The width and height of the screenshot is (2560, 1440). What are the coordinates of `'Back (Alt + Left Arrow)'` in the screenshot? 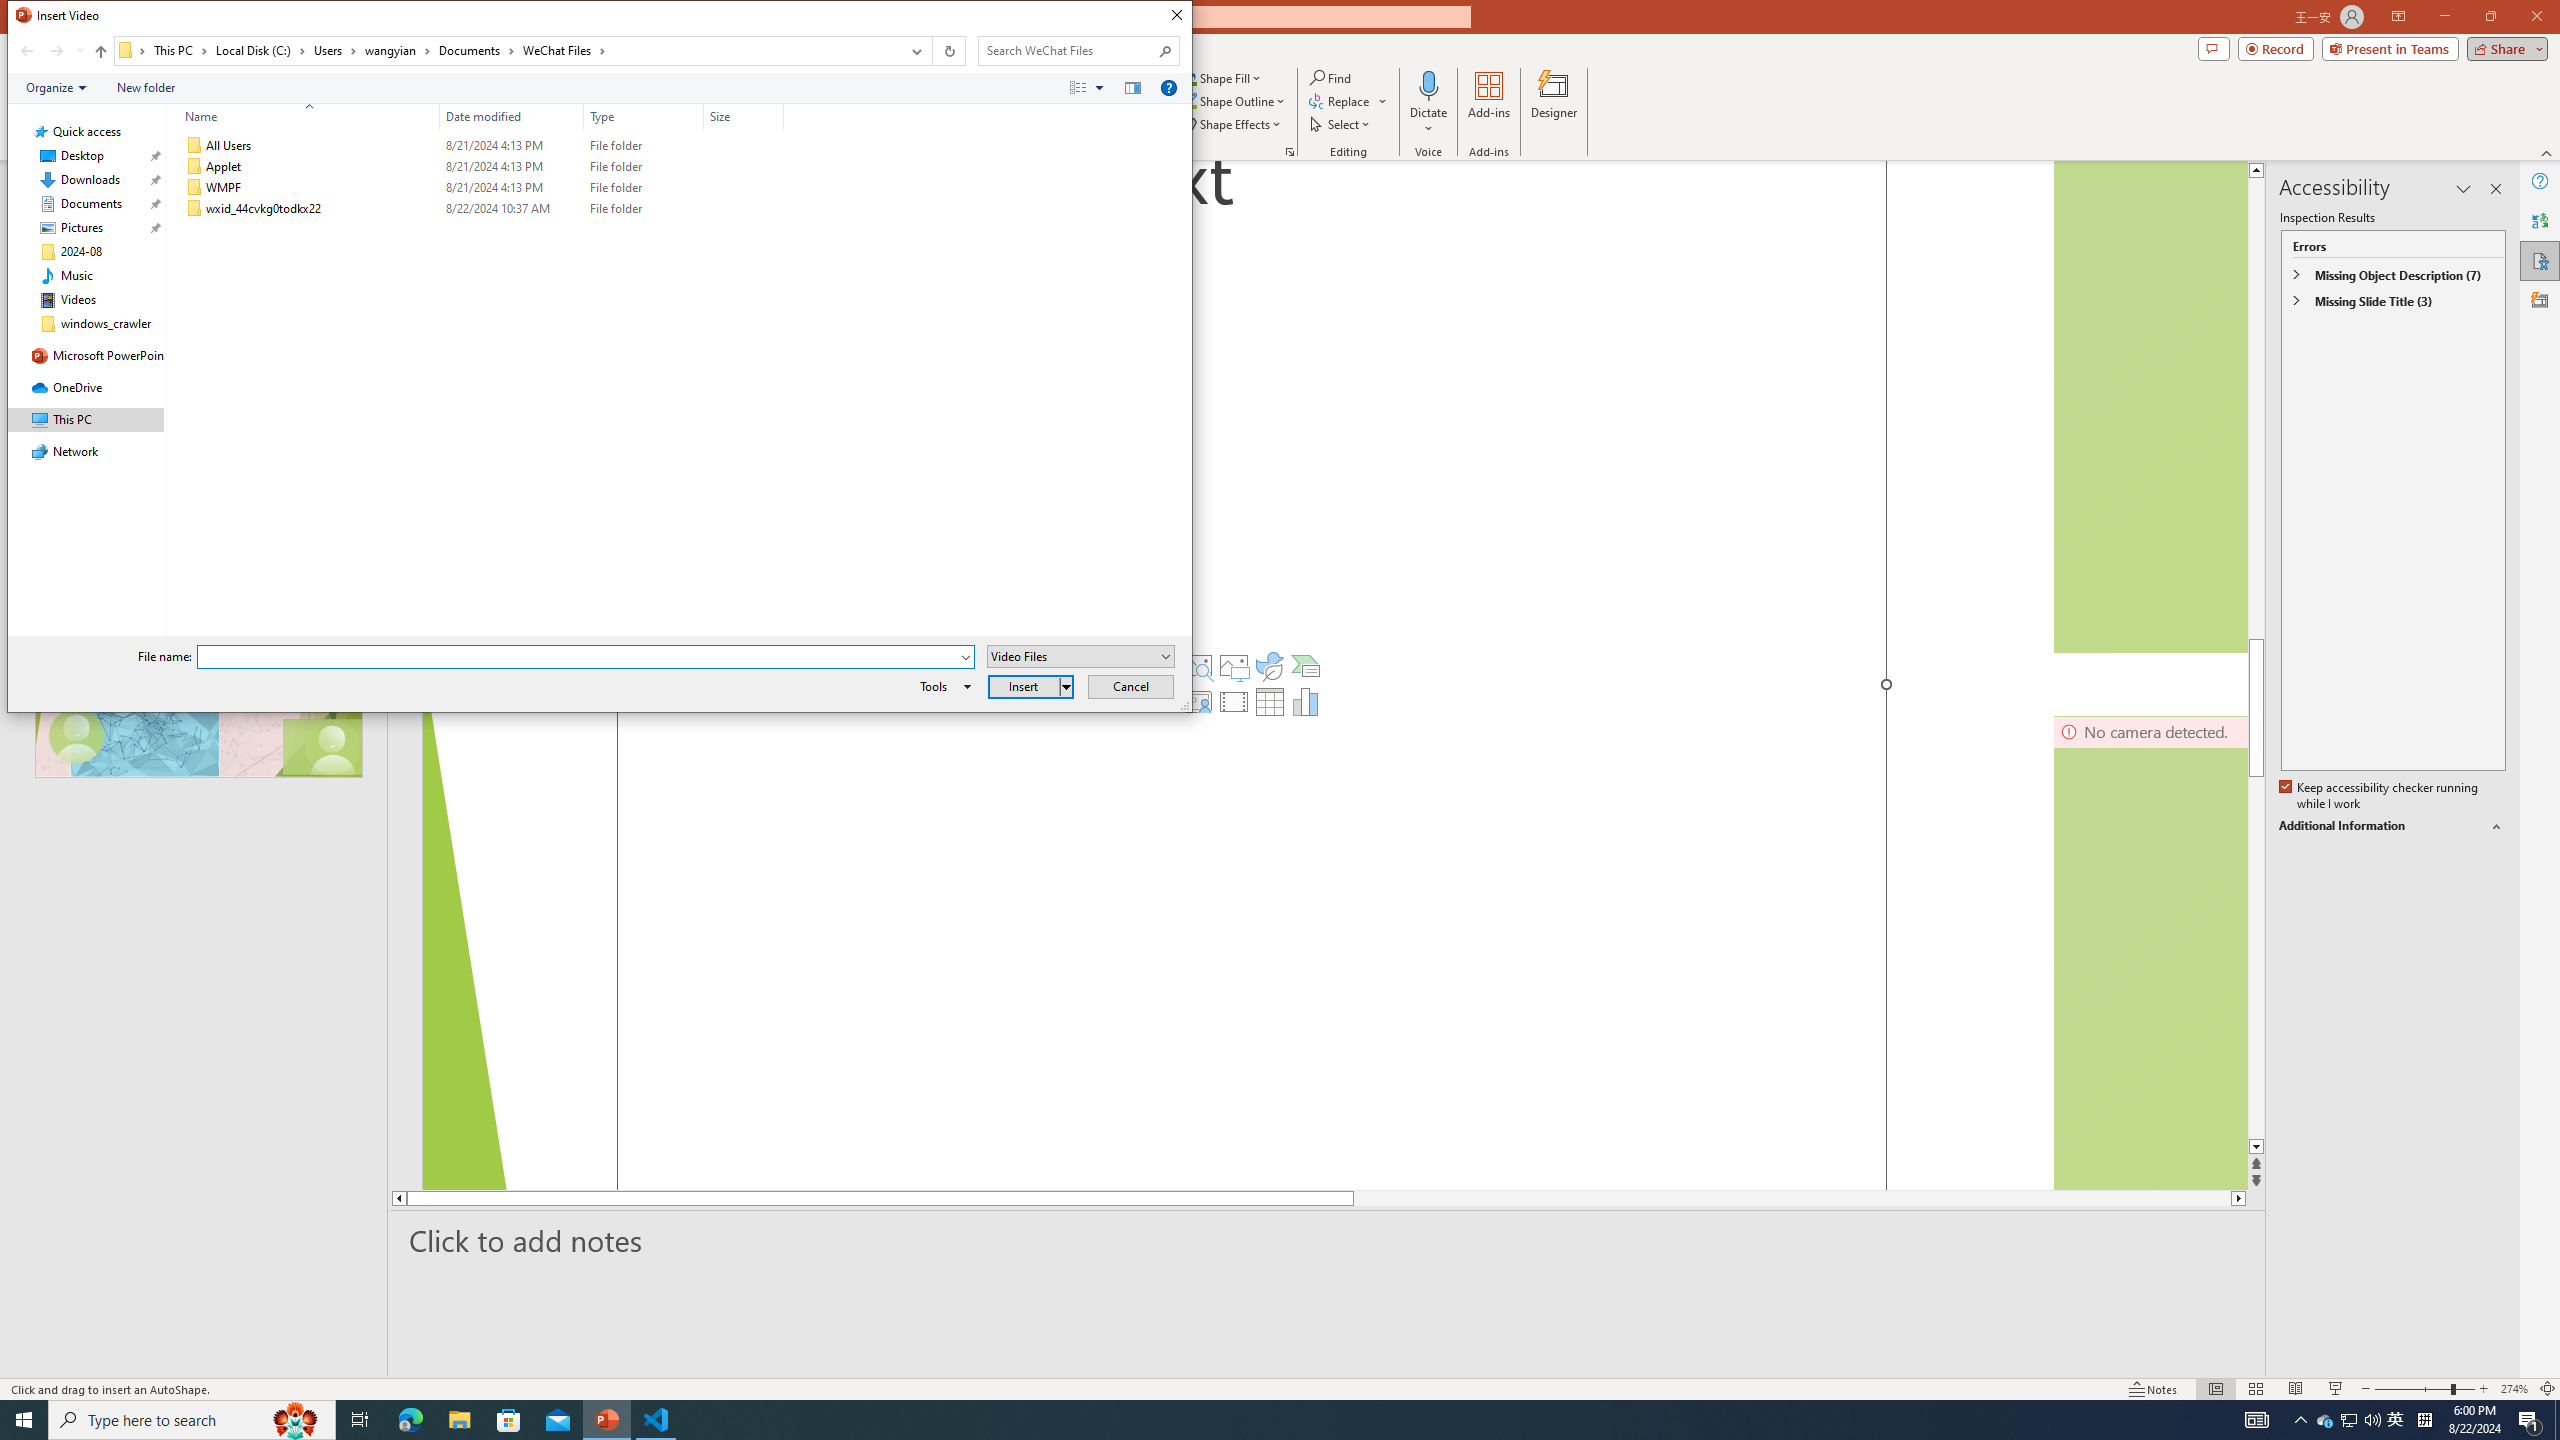 It's located at (25, 50).